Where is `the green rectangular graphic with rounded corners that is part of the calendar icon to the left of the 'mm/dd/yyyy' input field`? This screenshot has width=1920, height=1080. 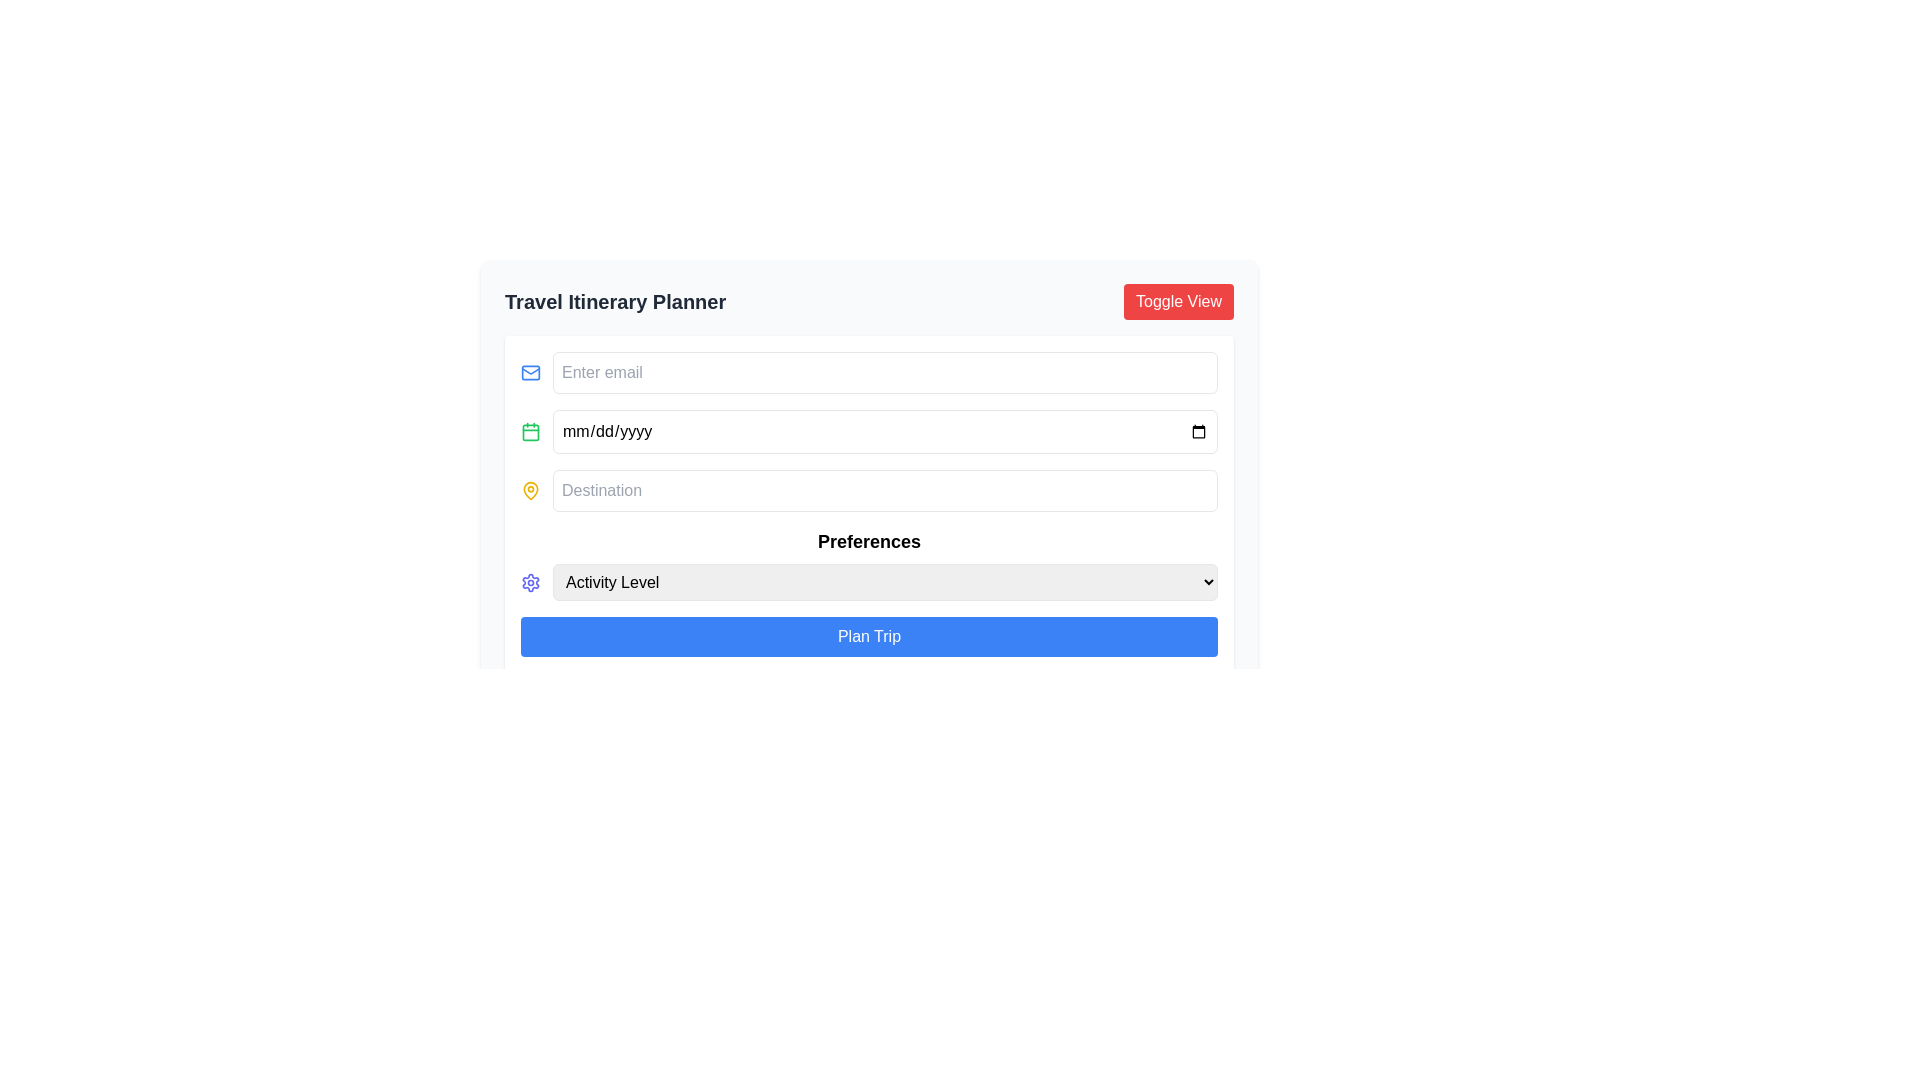
the green rectangular graphic with rounded corners that is part of the calendar icon to the left of the 'mm/dd/yyyy' input field is located at coordinates (531, 431).